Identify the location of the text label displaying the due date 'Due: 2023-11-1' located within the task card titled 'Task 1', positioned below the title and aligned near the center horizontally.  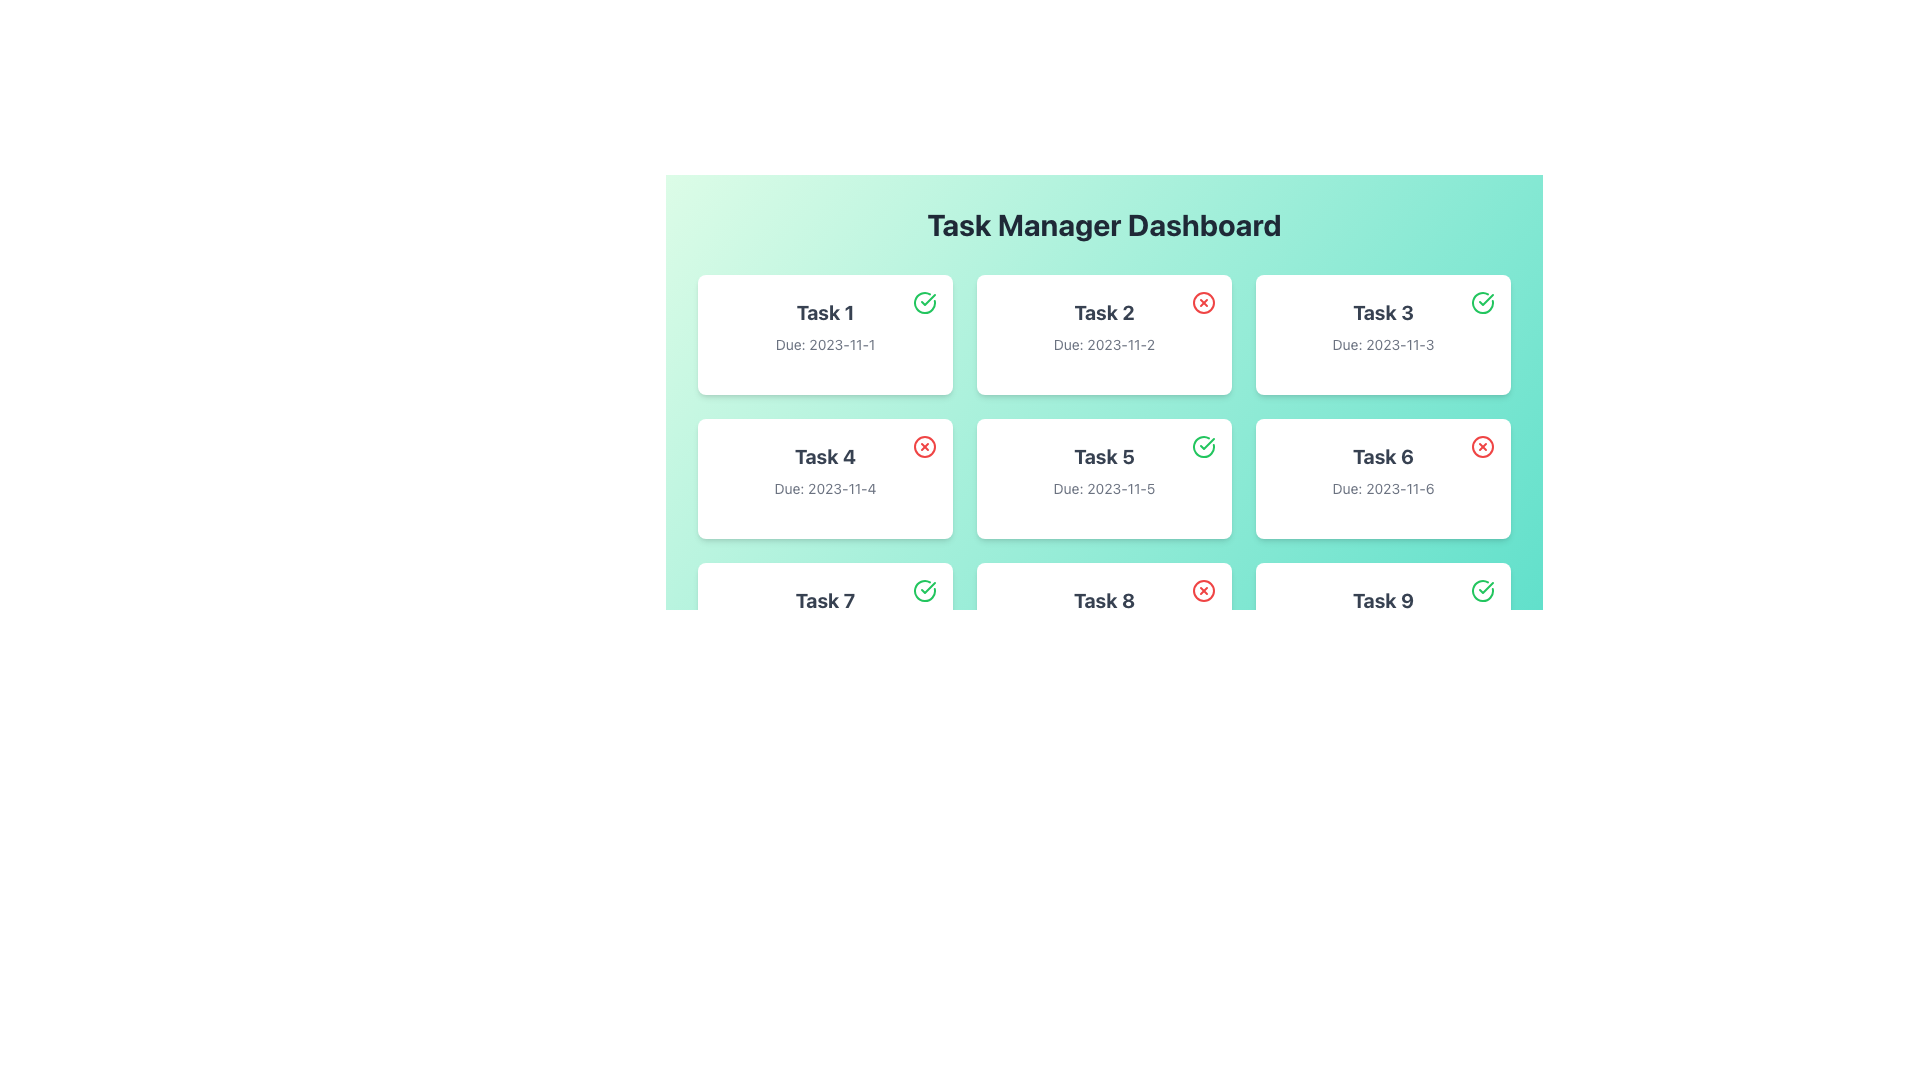
(825, 343).